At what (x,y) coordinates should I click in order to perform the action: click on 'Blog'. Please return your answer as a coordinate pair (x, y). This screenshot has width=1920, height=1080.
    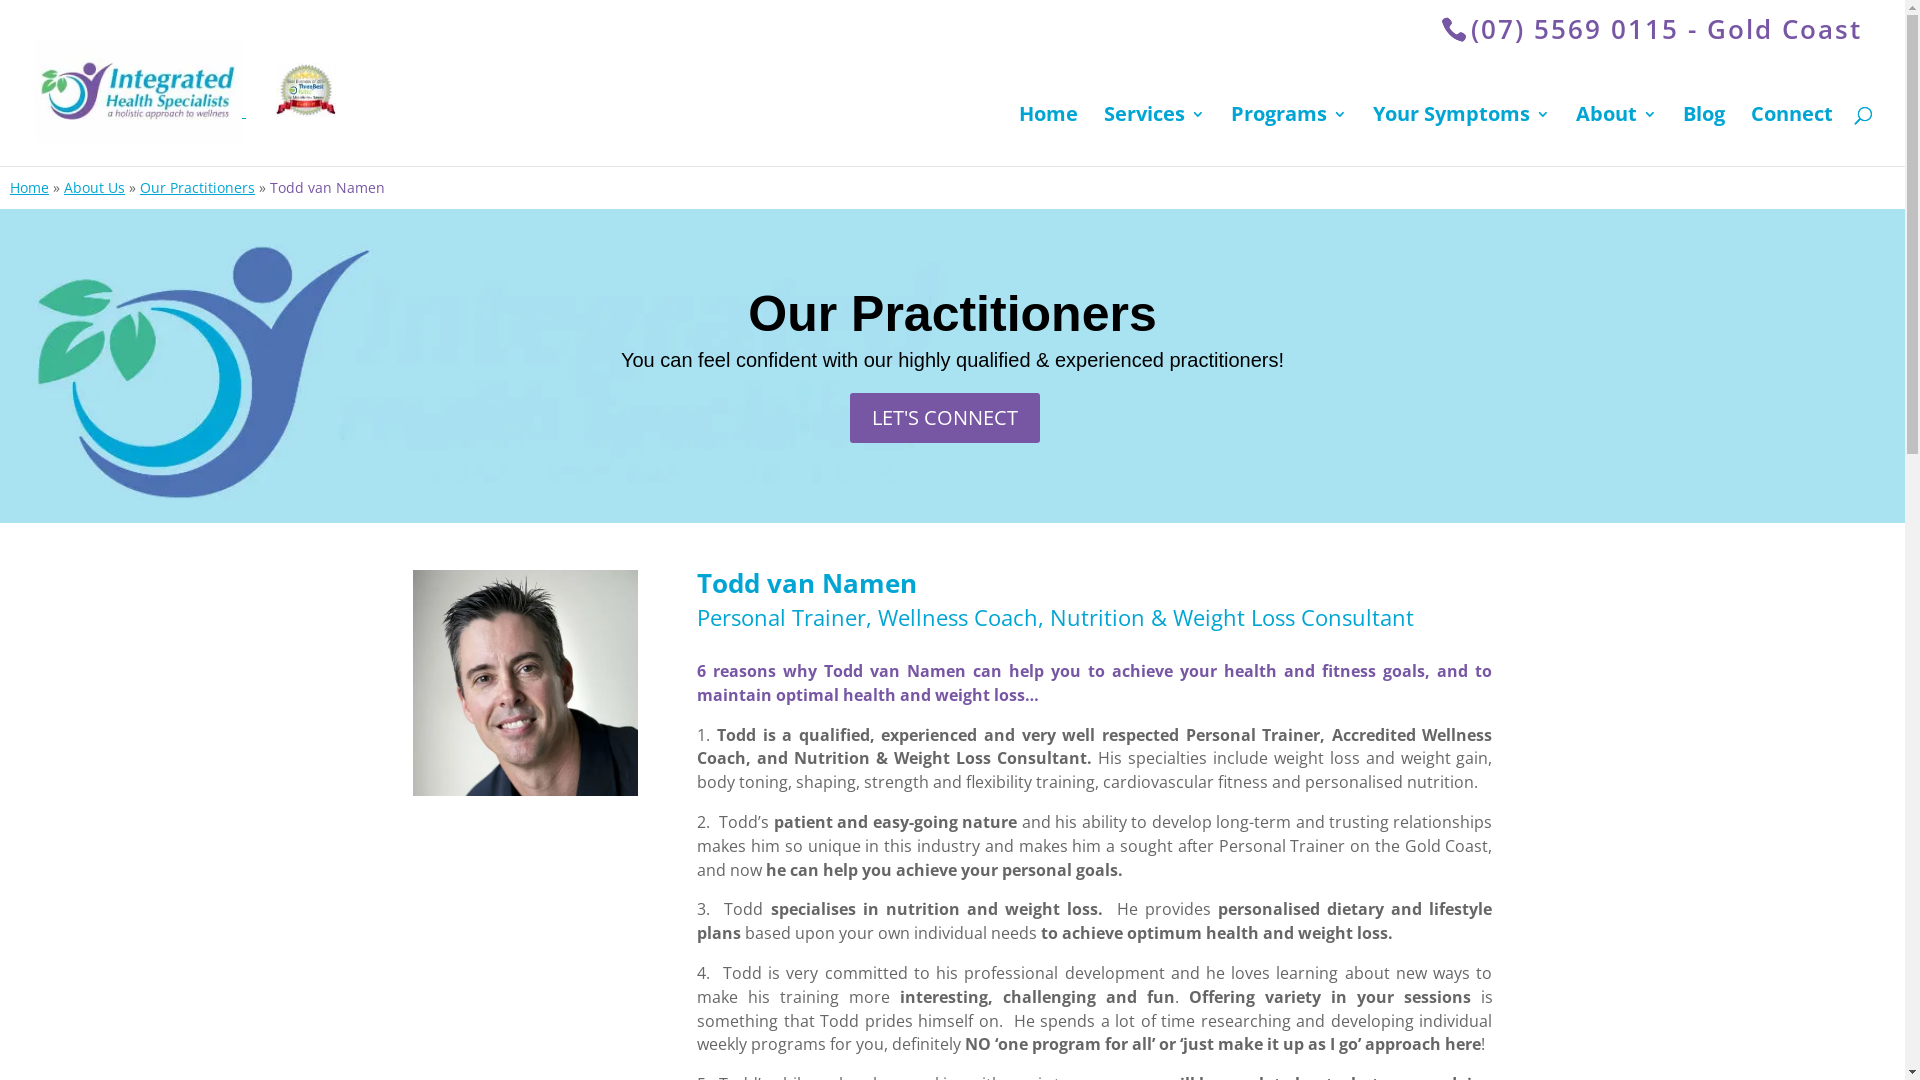
    Looking at the image, I should click on (1703, 135).